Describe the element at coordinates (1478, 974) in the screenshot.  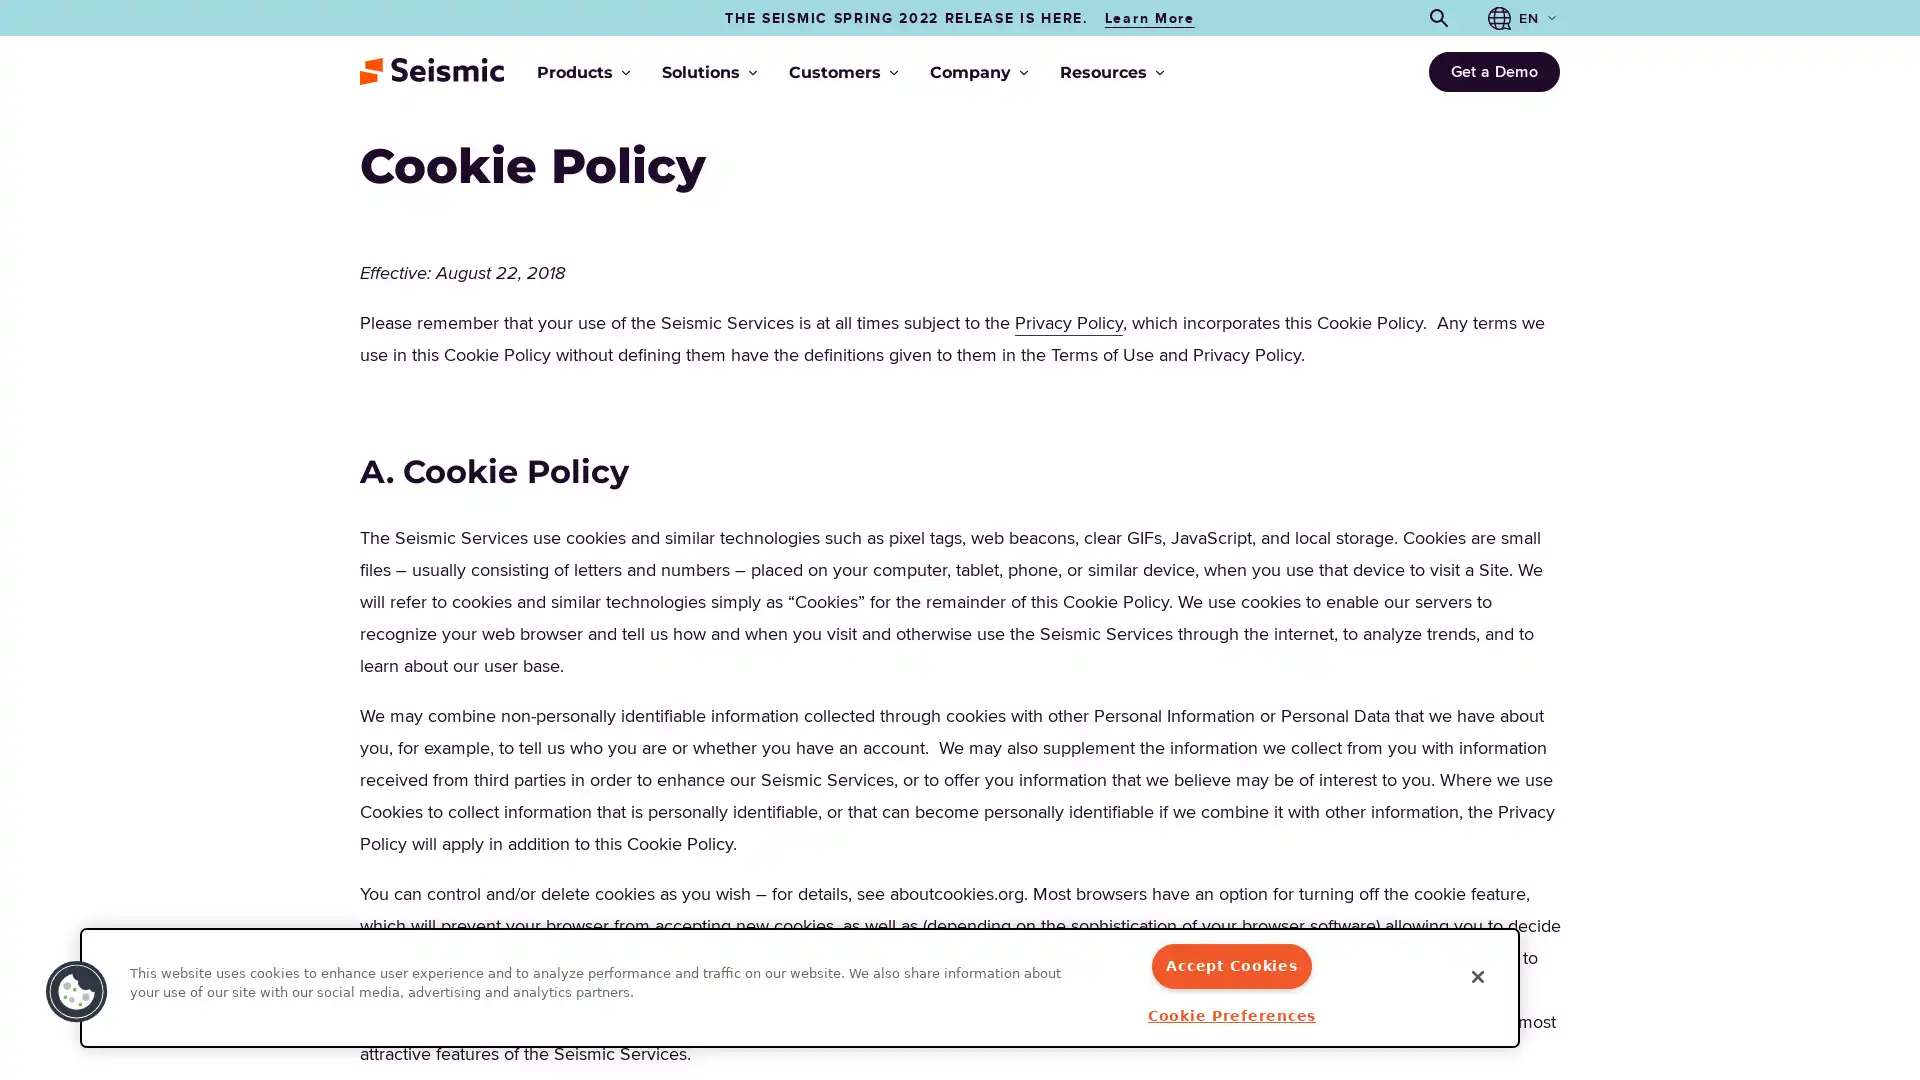
I see `Close` at that location.